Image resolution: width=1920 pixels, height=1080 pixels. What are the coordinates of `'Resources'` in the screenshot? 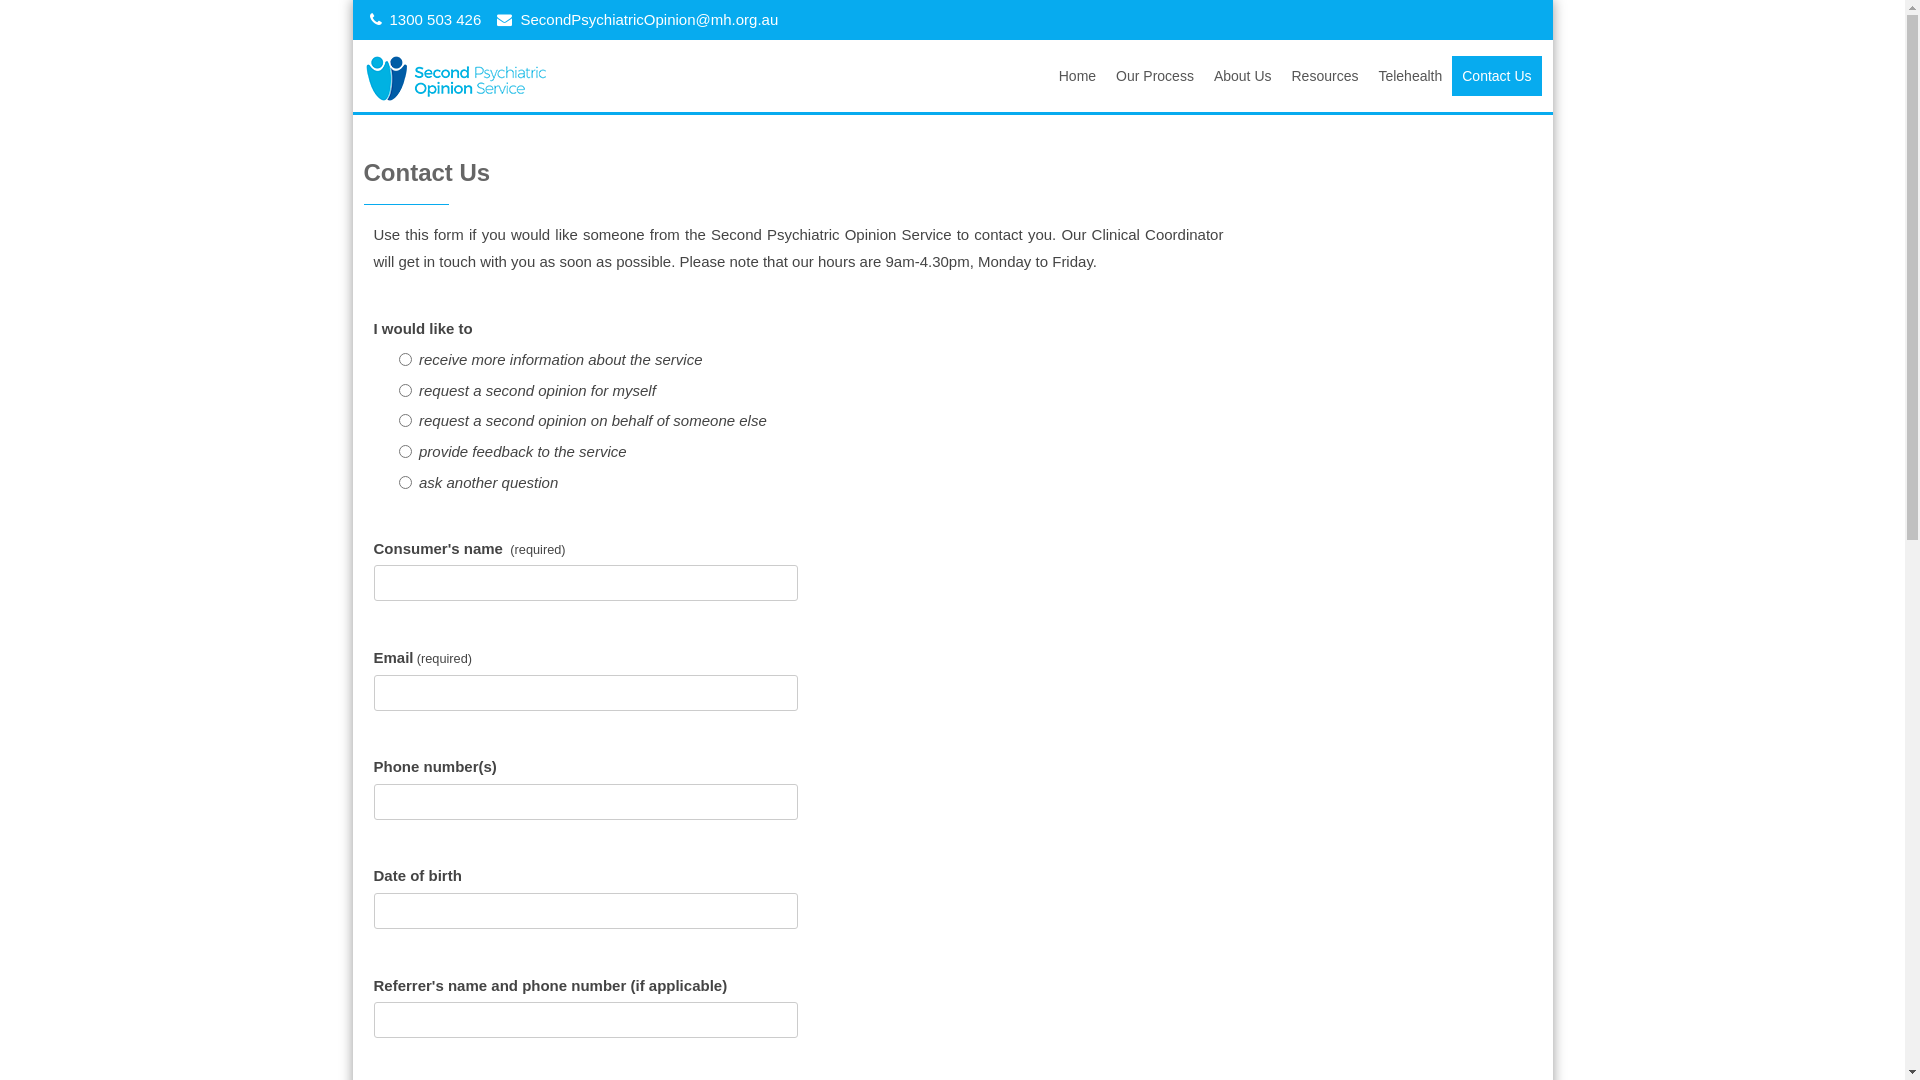 It's located at (1325, 75).